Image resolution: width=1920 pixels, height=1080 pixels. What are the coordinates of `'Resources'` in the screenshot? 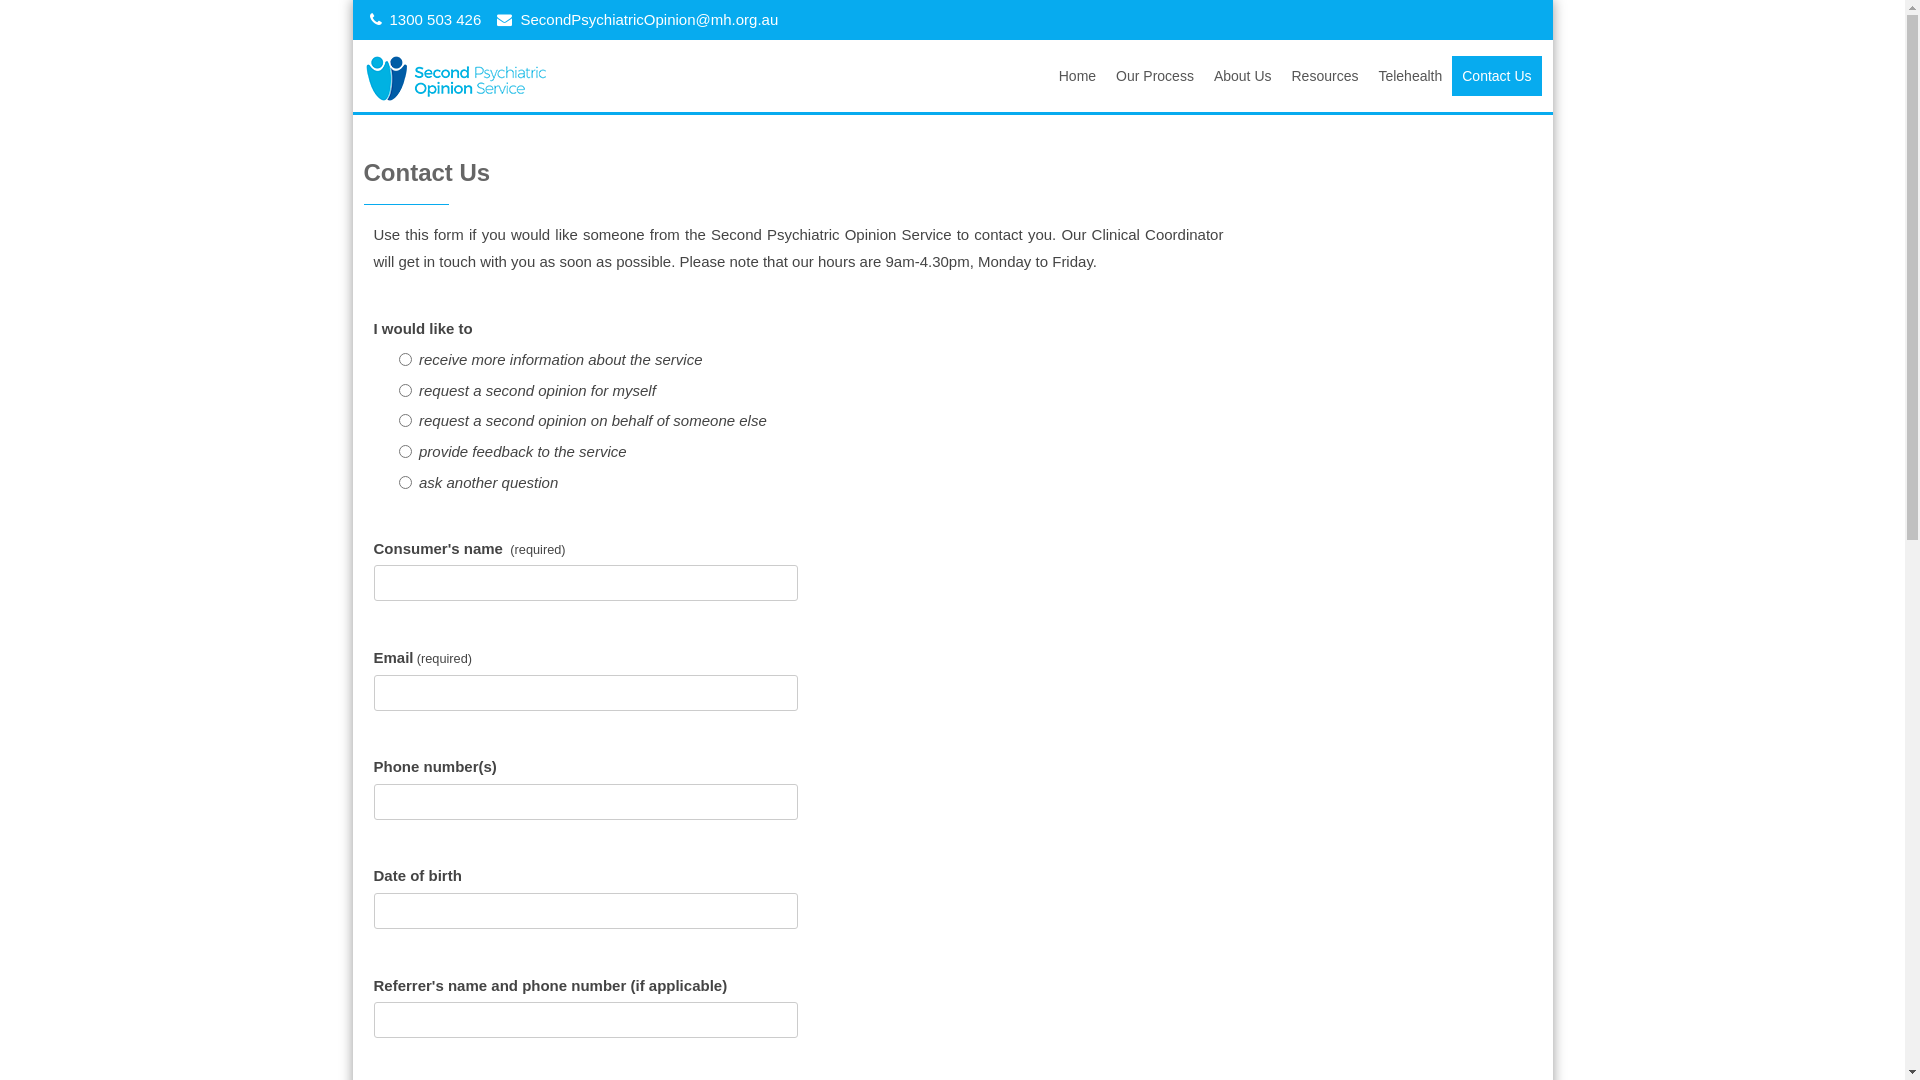 It's located at (1325, 75).